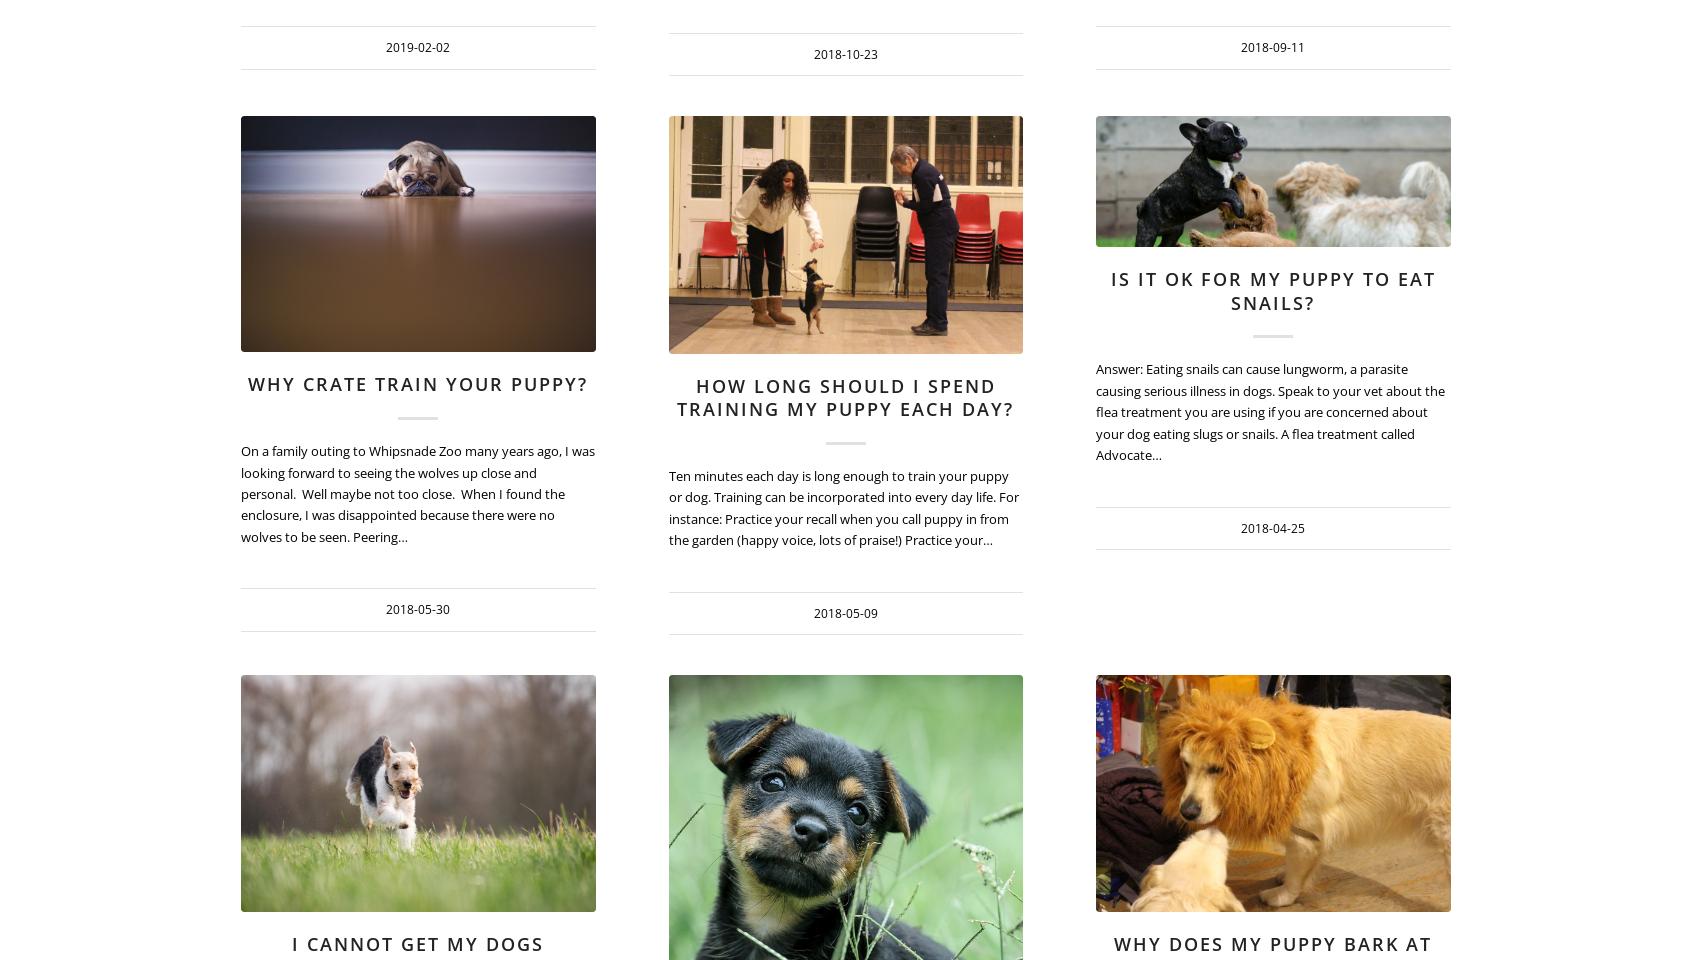 This screenshot has height=960, width=1692. Describe the element at coordinates (1021, 802) in the screenshot. I see `'2018-04-04 14:40:05'` at that location.